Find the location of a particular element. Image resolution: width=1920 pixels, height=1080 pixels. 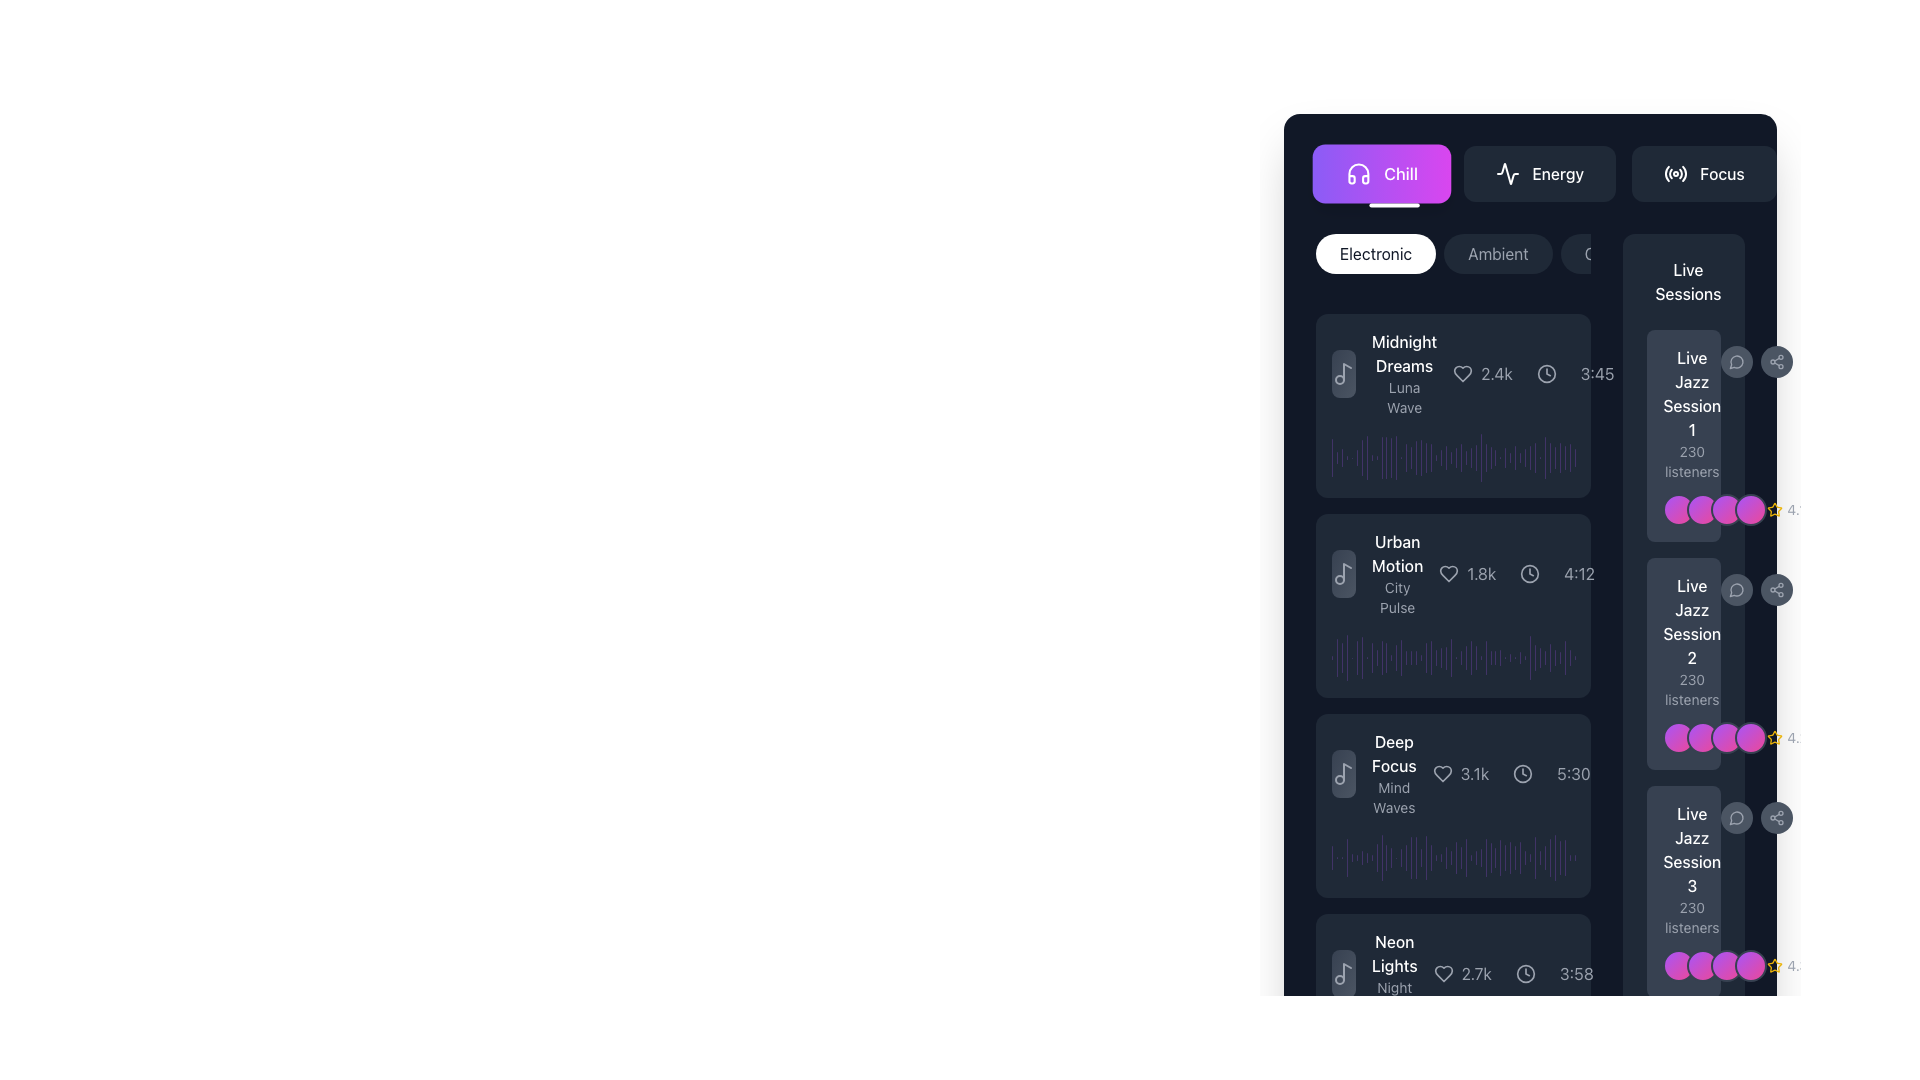

the third card in the live session list is located at coordinates (1683, 890).